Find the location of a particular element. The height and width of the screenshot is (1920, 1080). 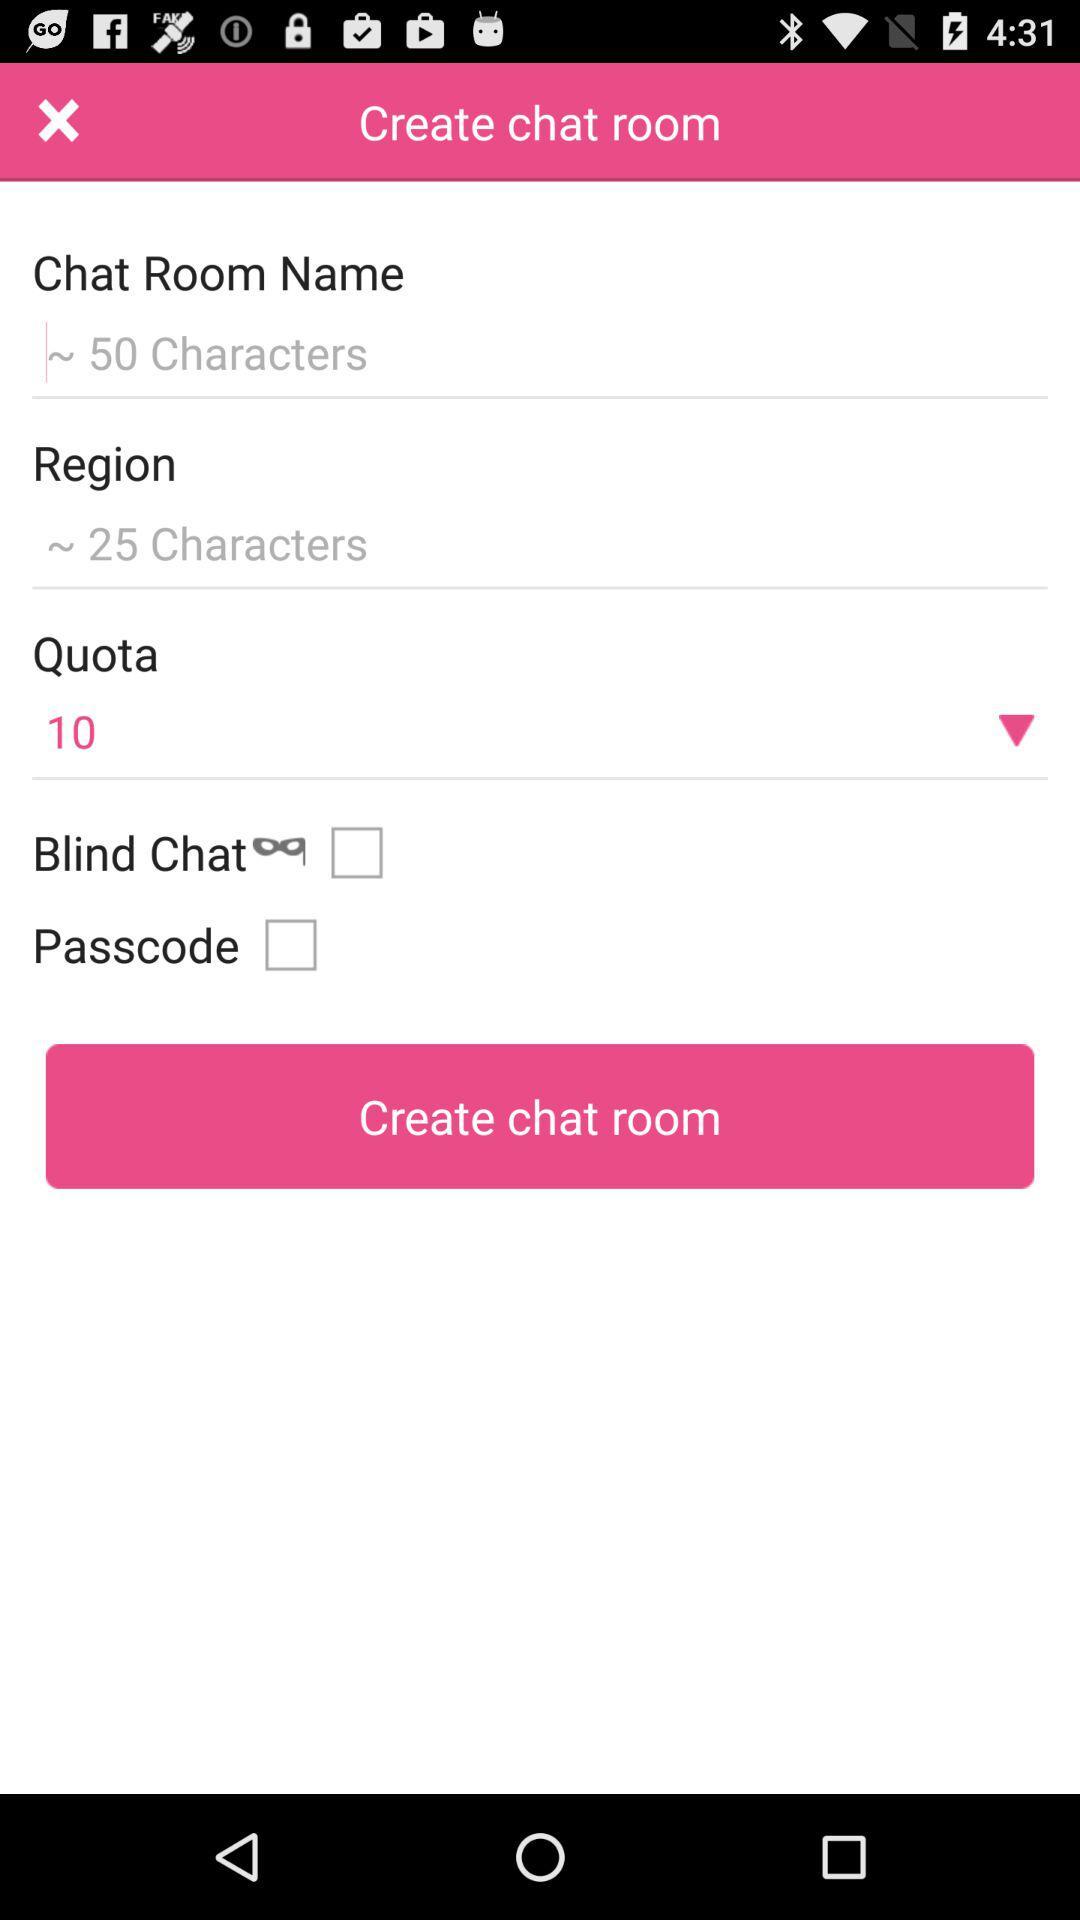

10 is located at coordinates (540, 729).